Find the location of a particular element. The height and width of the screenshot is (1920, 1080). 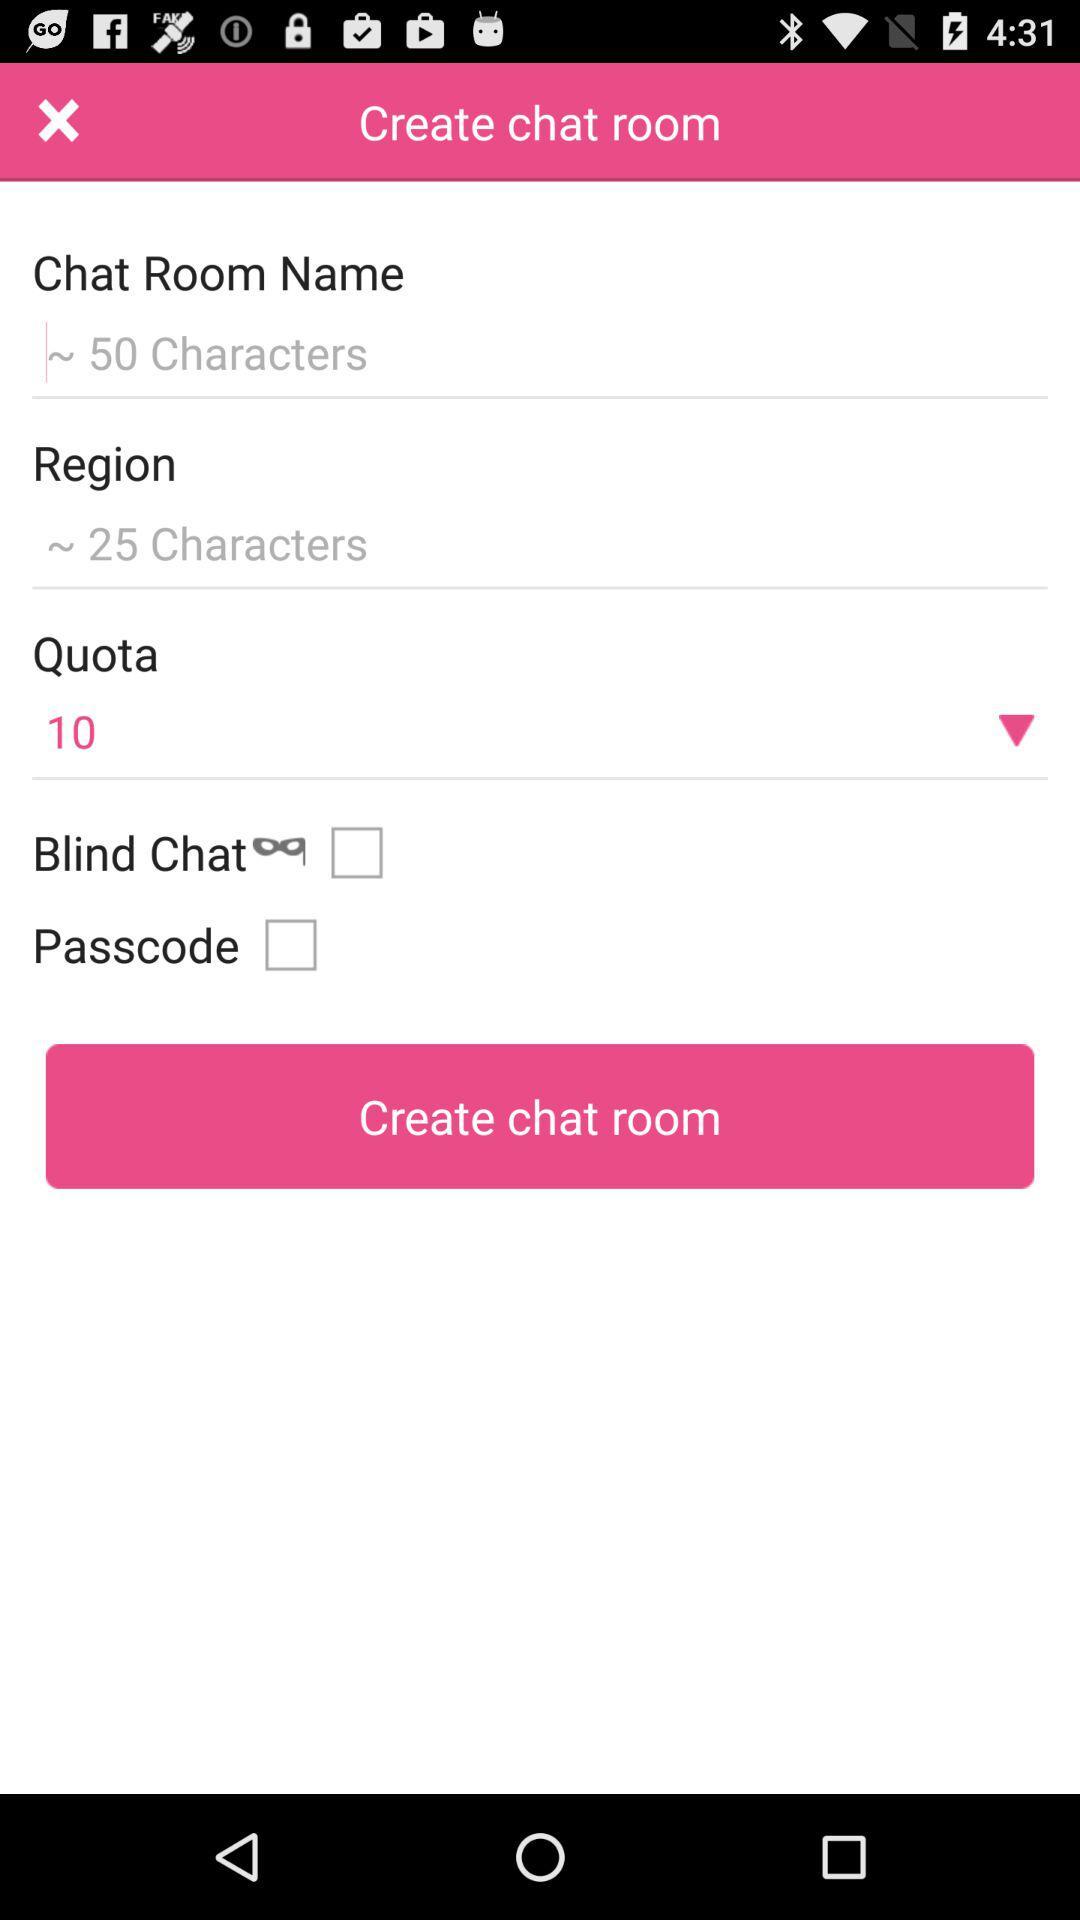

10 is located at coordinates (540, 729).